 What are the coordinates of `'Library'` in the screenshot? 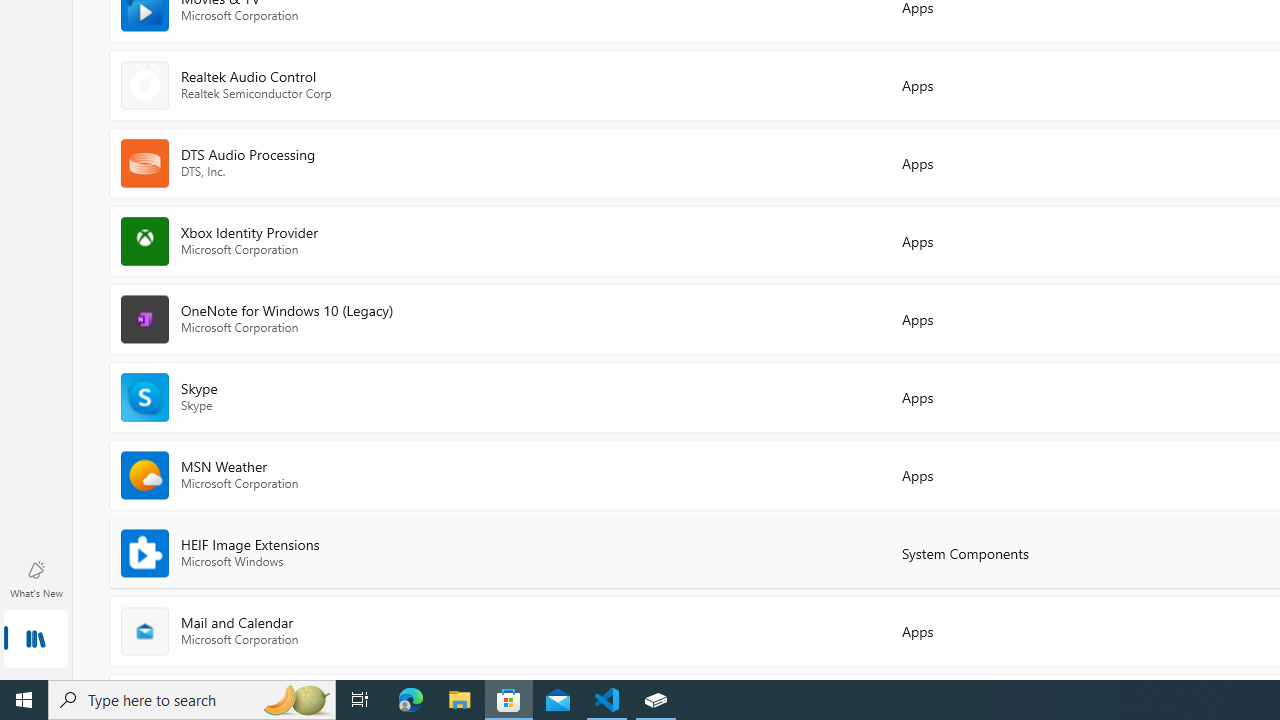 It's located at (35, 640).